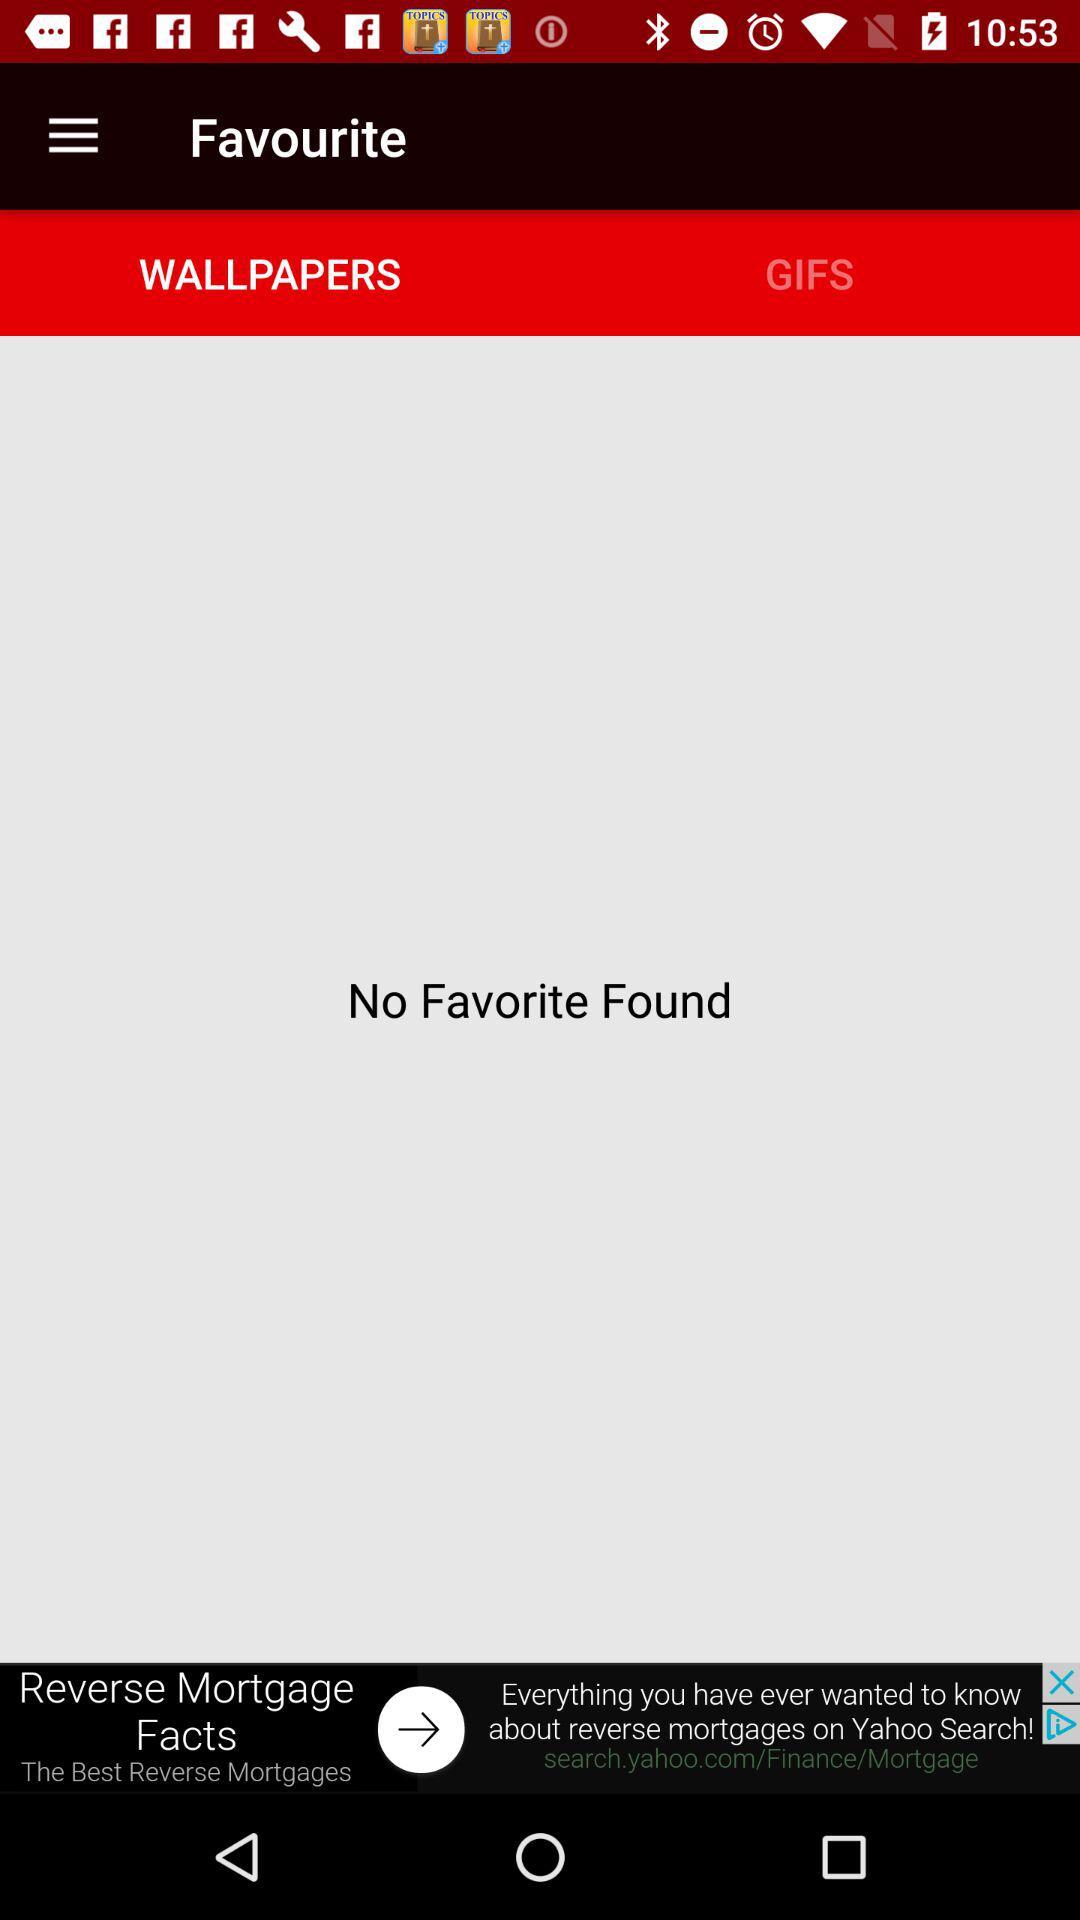  Describe the element at coordinates (540, 1727) in the screenshot. I see `open advertisement` at that location.